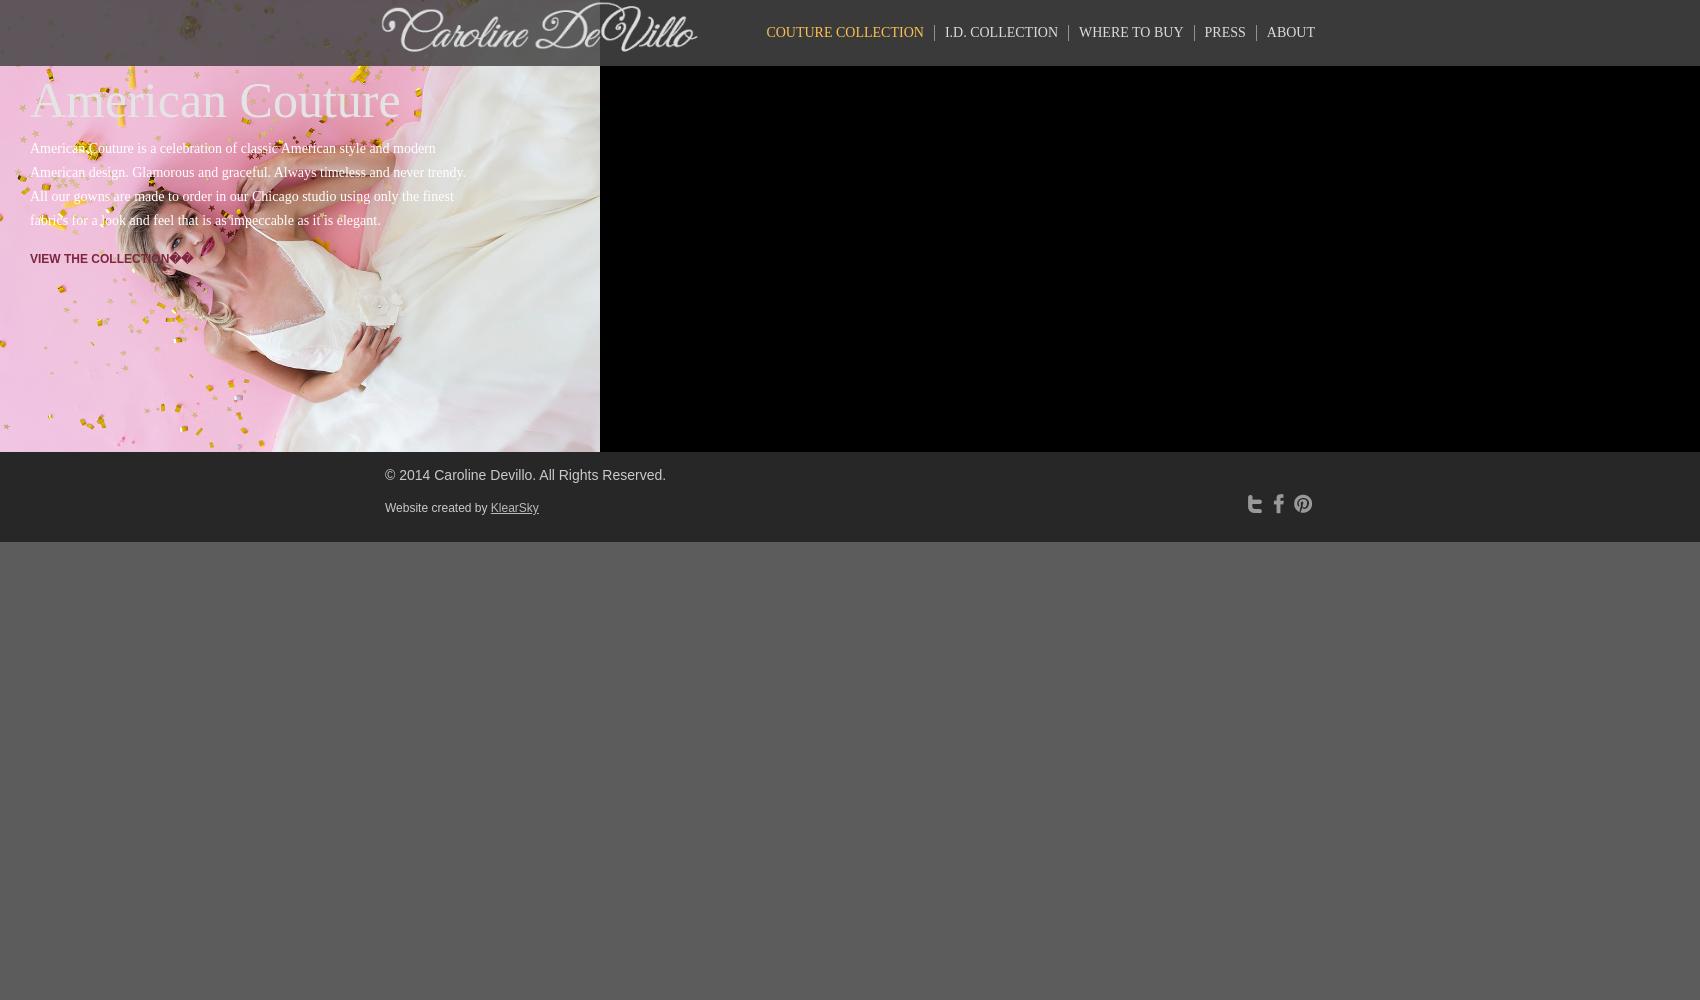 The image size is (1700, 1000). I want to click on 'KlearSky', so click(514, 508).